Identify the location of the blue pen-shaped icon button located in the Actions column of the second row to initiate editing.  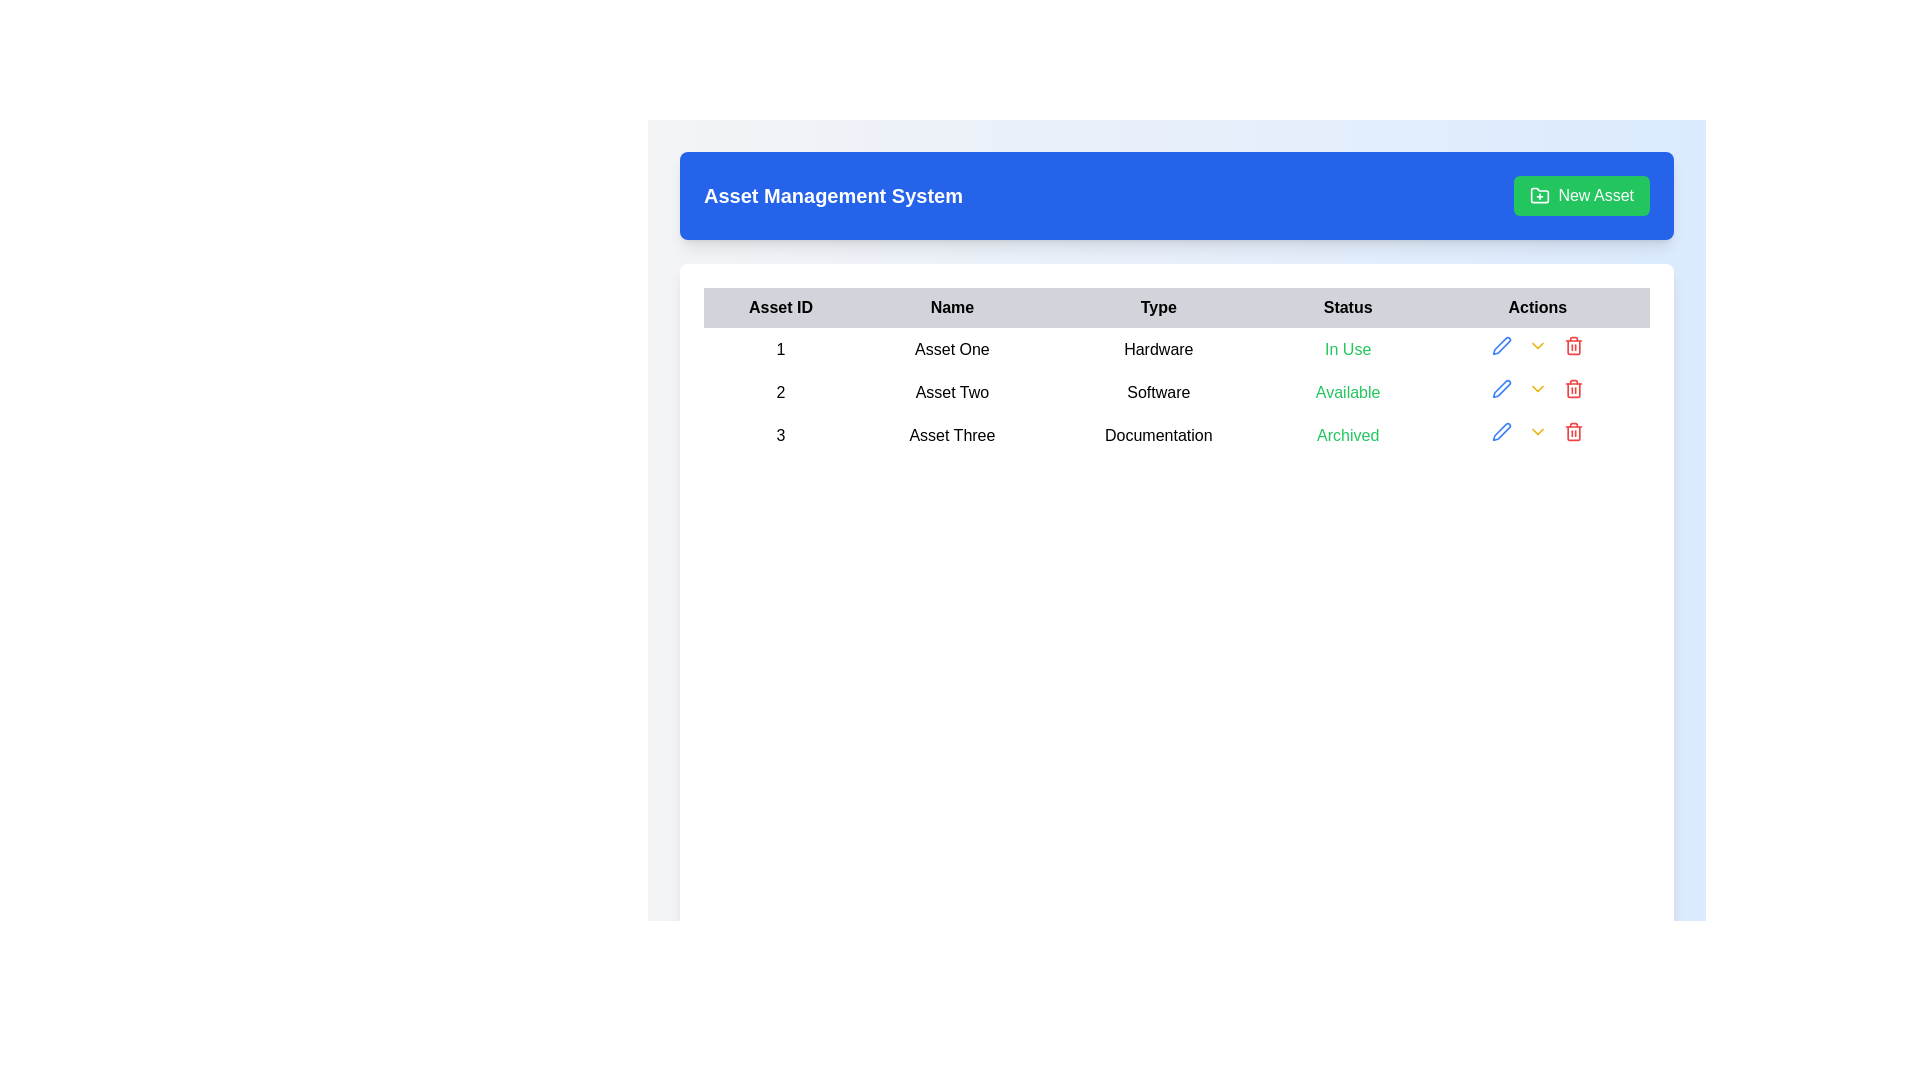
(1501, 345).